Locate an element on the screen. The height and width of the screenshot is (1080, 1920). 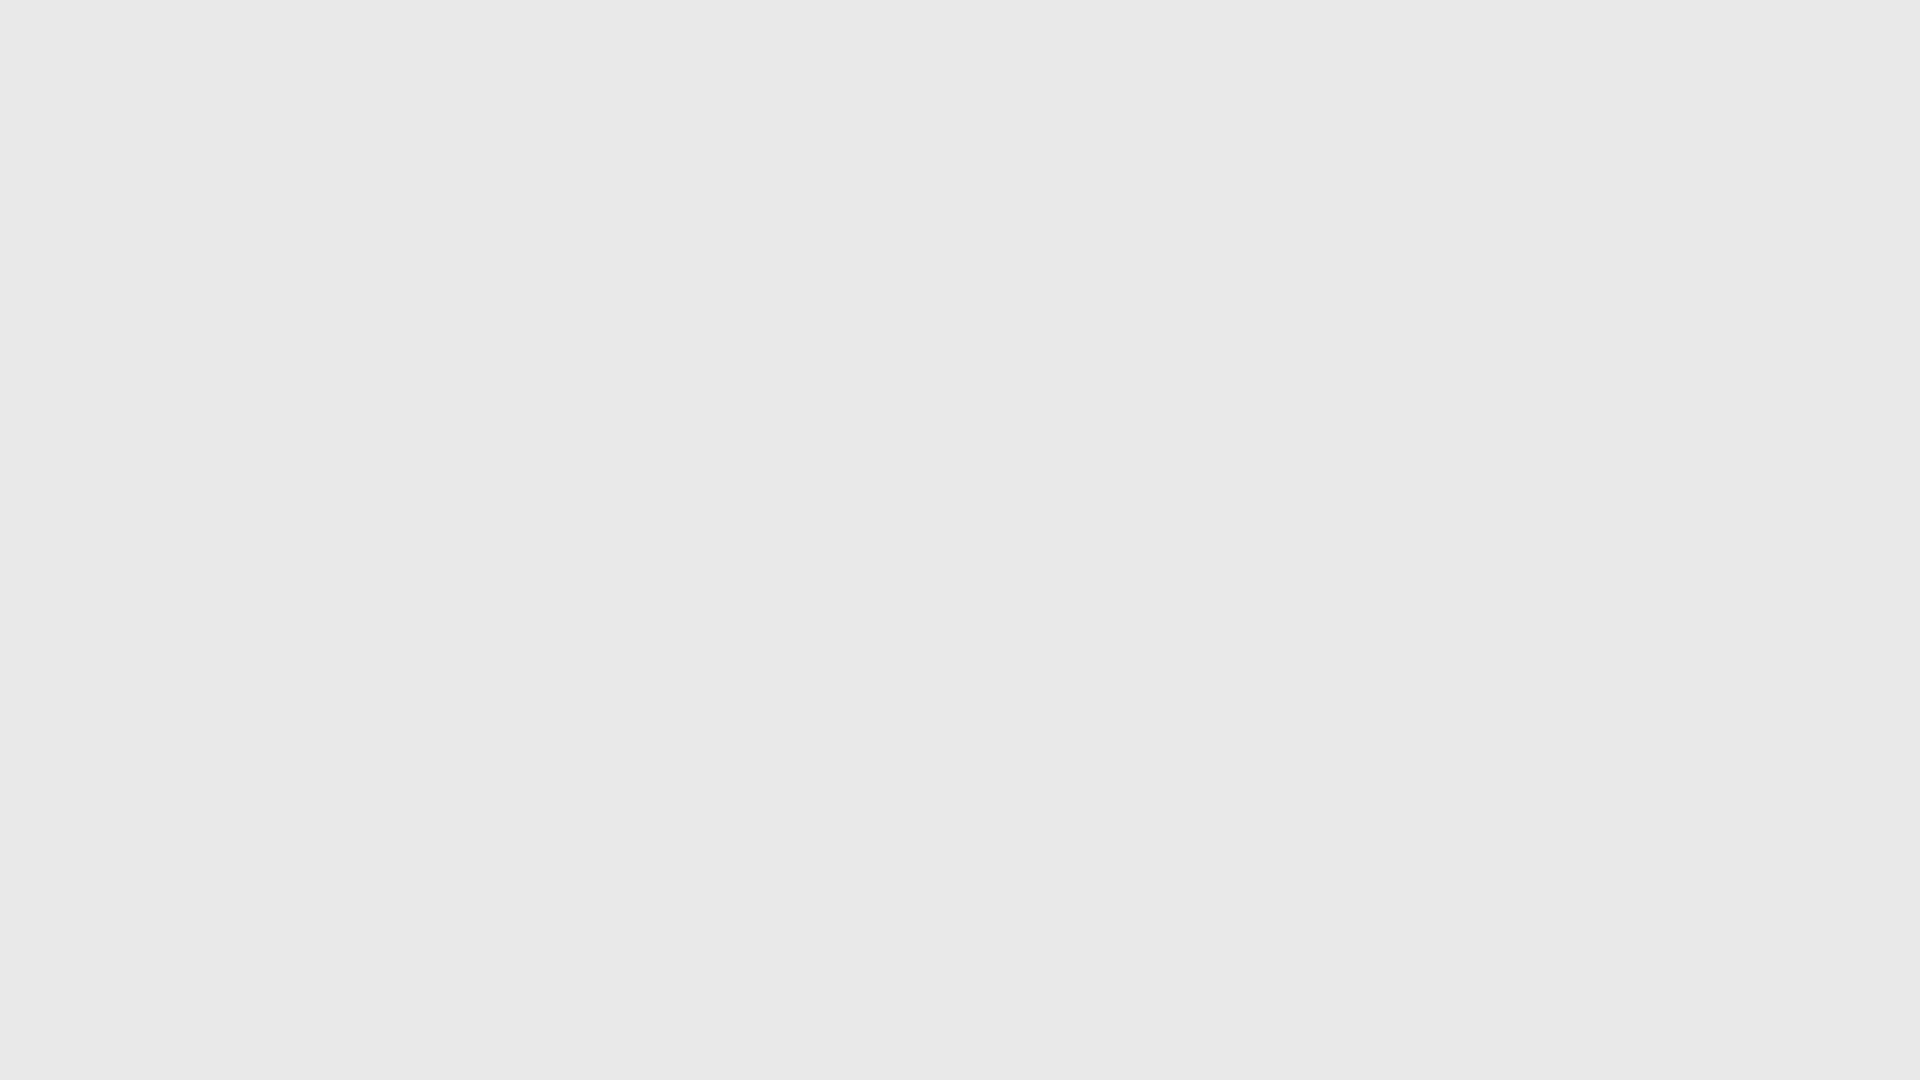
Der Klaus : a poem Available at Museum of Modern Art Library  MoMA Manhattan Artists' Books (LPW P6742 A12k) is located at coordinates (870, 123).